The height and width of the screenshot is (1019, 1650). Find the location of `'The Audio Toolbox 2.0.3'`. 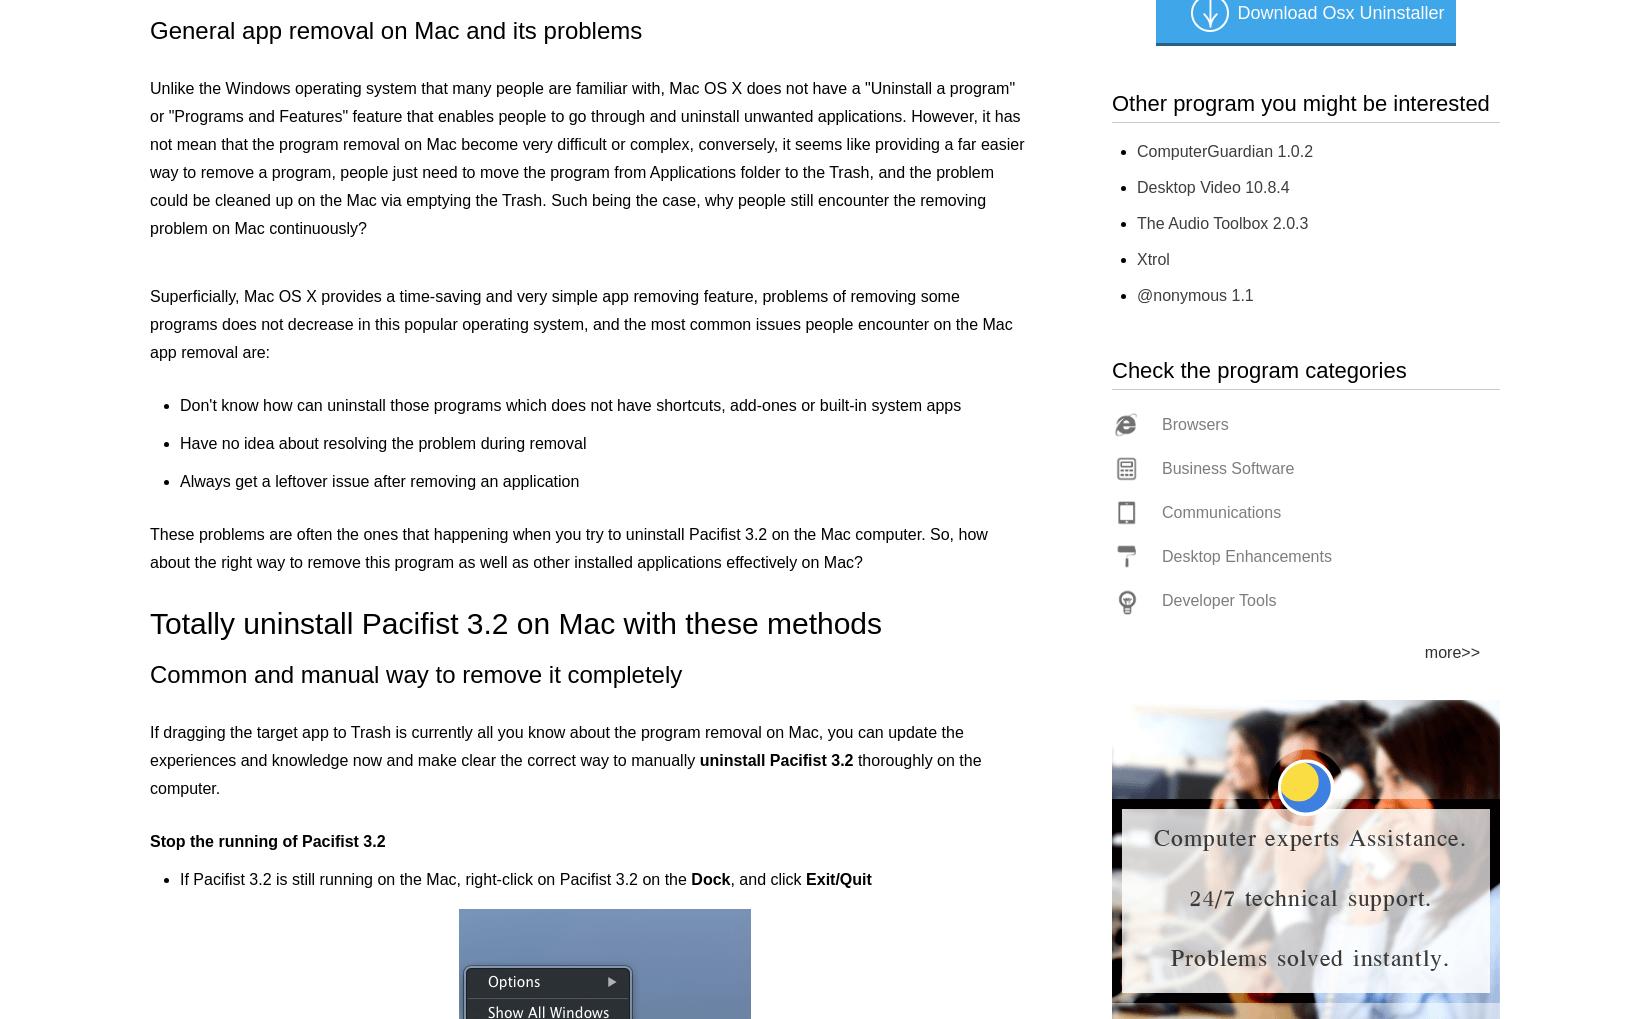

'The Audio Toolbox 2.0.3' is located at coordinates (1222, 222).